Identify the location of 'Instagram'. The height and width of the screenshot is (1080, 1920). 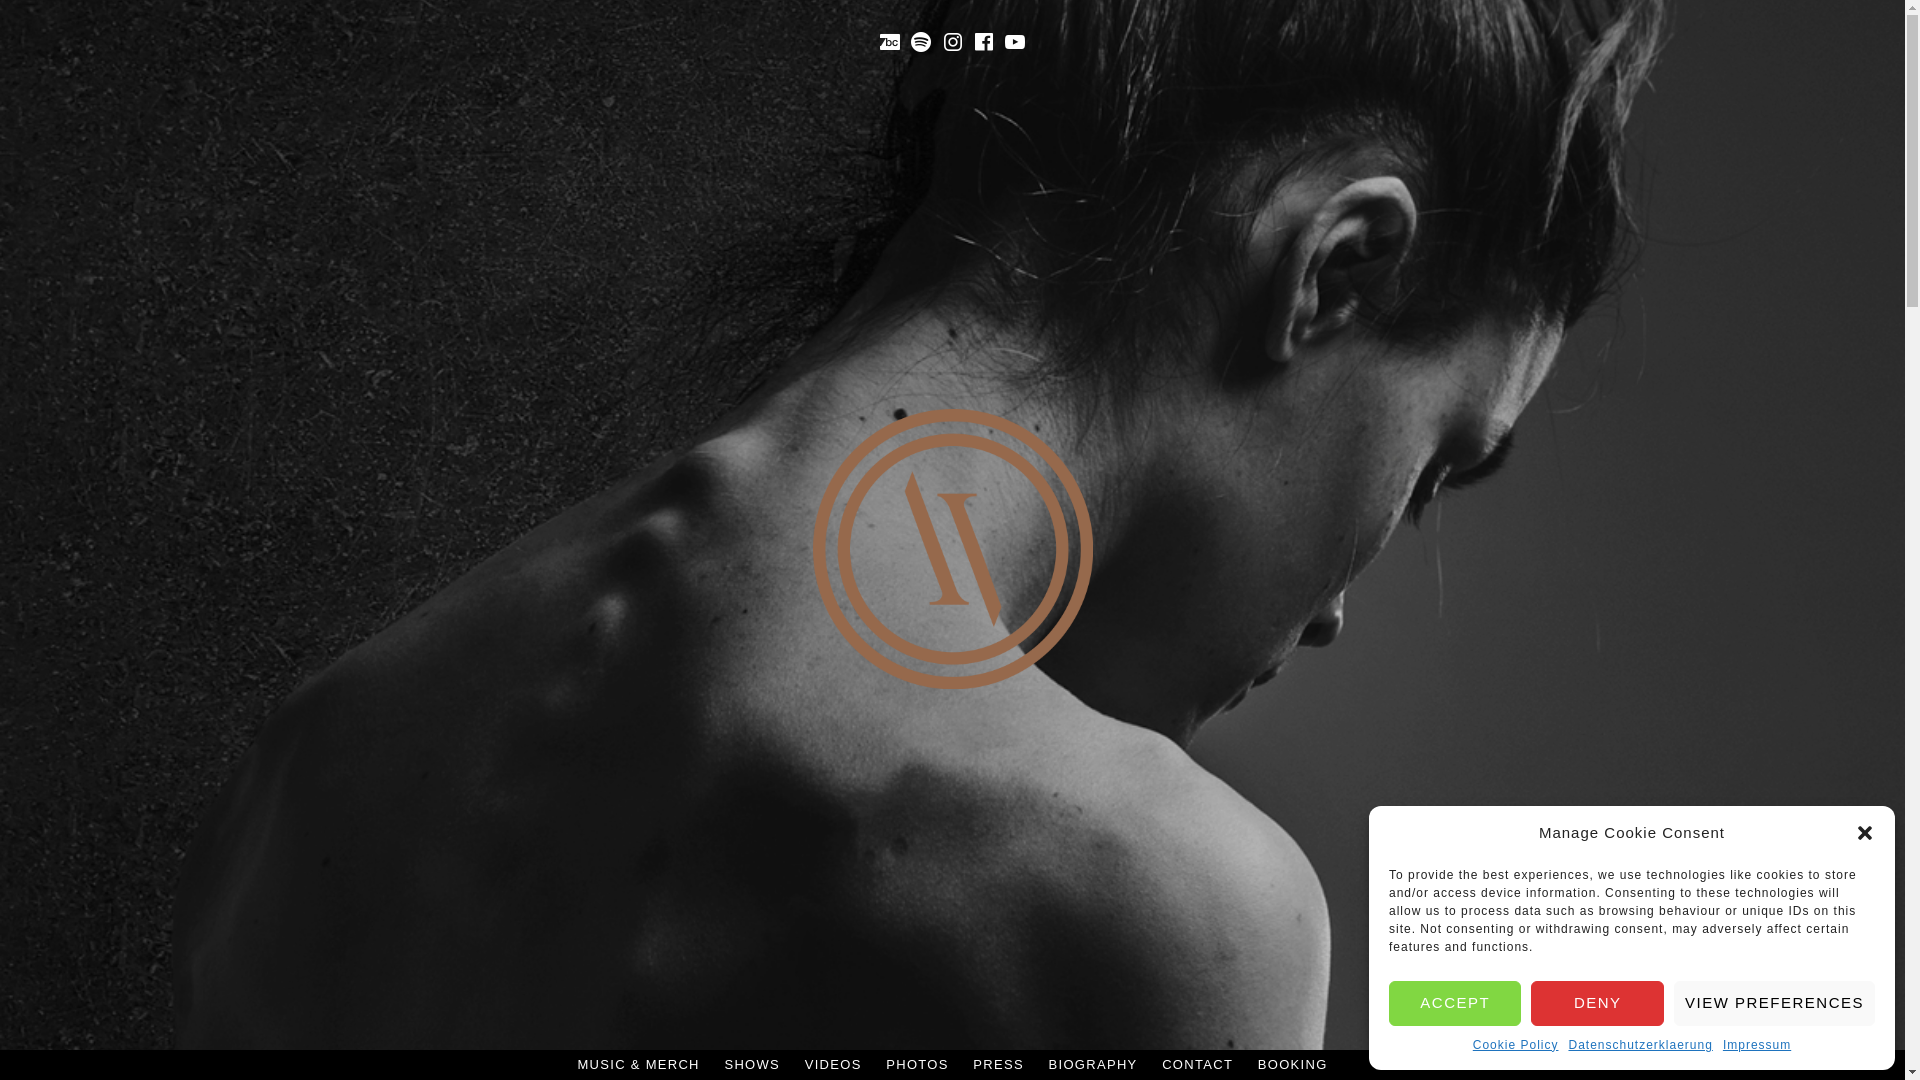
(952, 42).